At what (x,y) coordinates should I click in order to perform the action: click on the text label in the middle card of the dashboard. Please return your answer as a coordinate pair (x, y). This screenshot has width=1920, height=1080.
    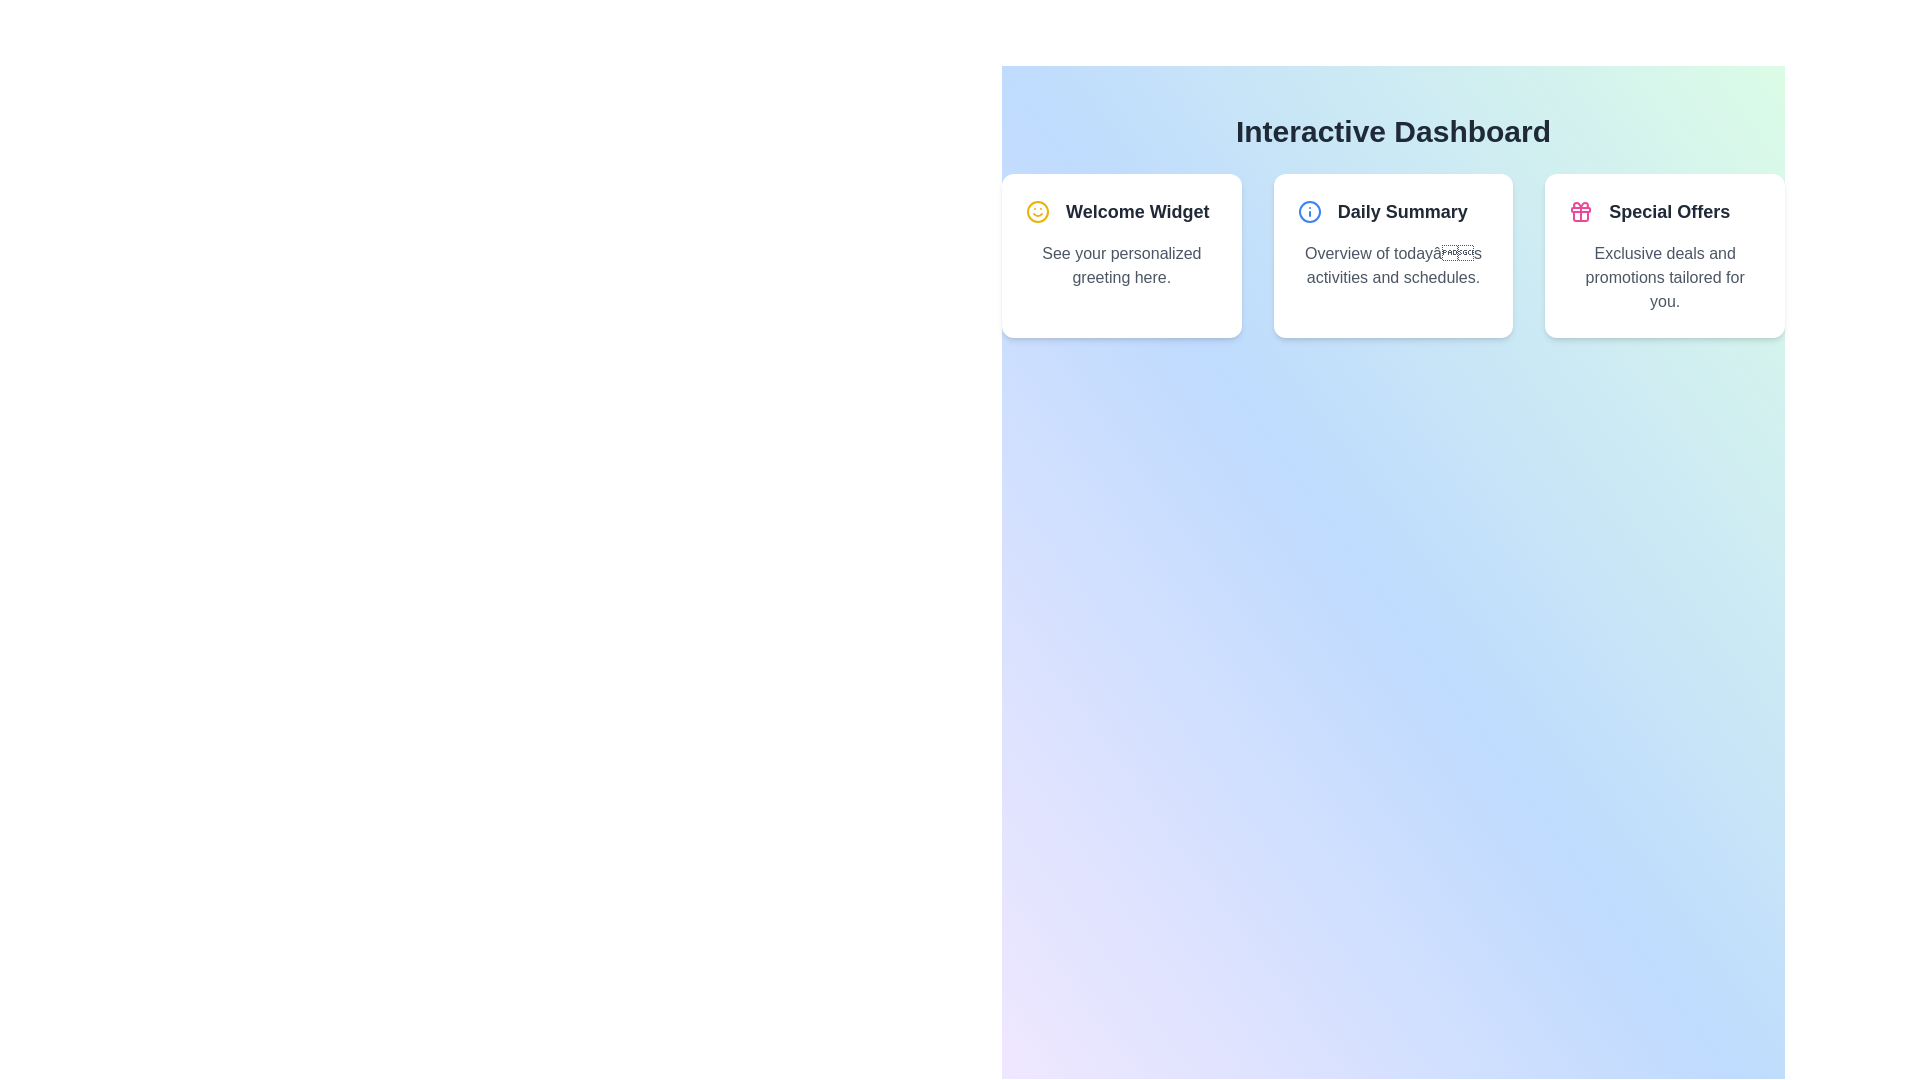
    Looking at the image, I should click on (1401, 212).